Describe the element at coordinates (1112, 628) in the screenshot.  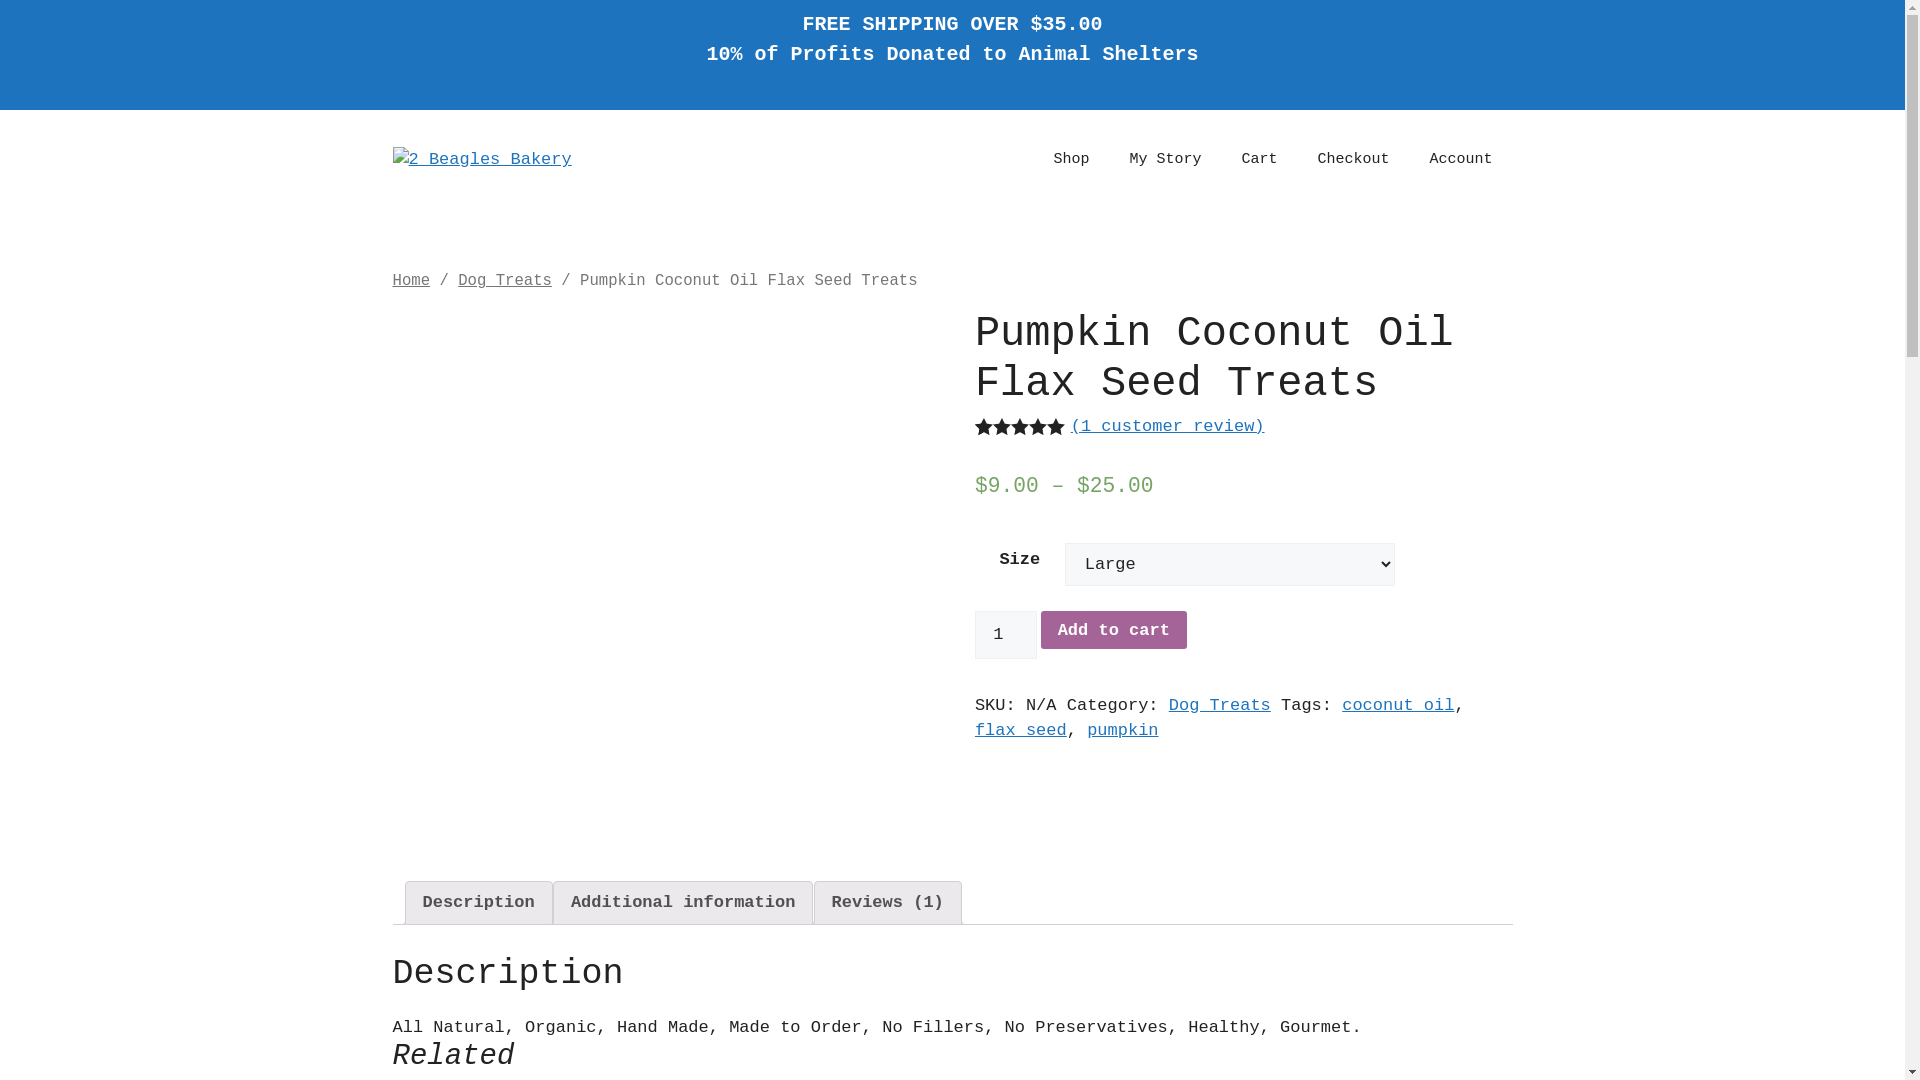
I see `'Add to cart'` at that location.